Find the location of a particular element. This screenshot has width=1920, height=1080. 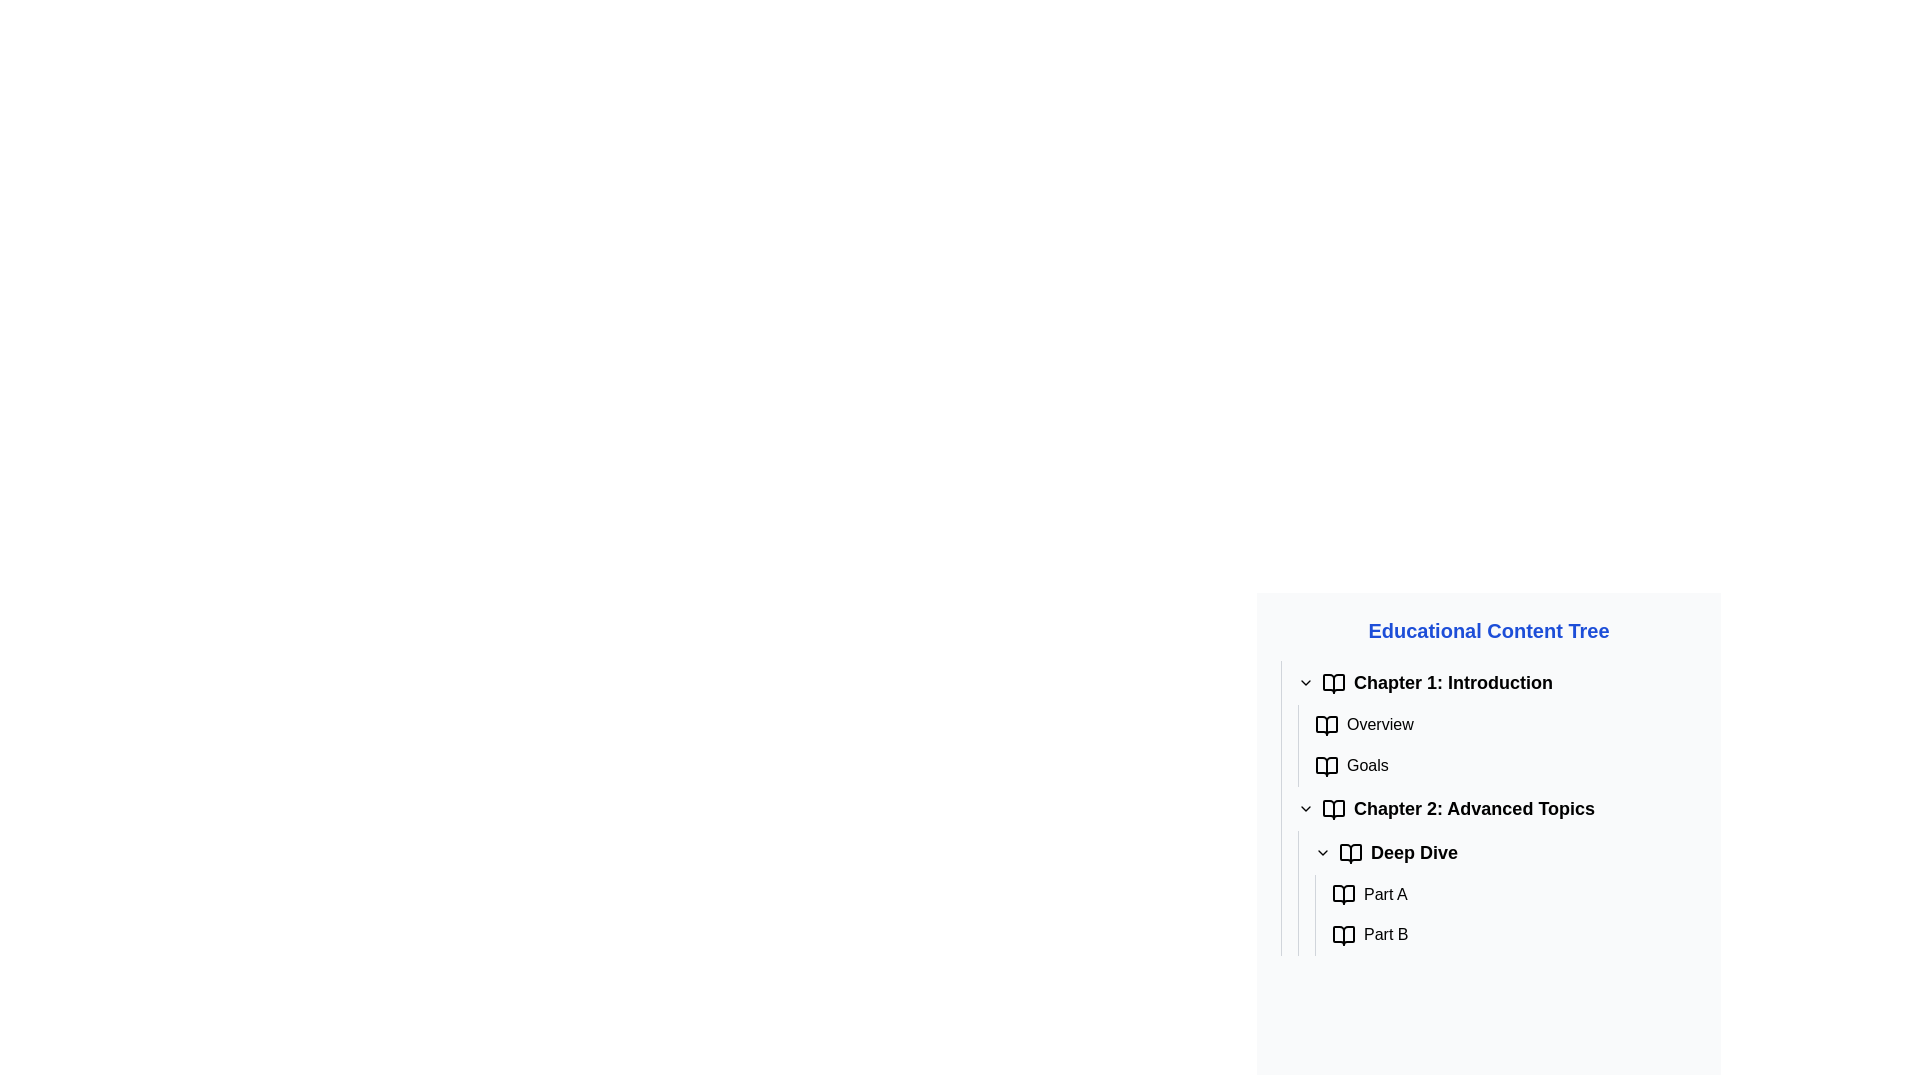

the 'Goals' navigation link within the 'Chapter 1: Introduction' section of the content menu is located at coordinates (1506, 765).